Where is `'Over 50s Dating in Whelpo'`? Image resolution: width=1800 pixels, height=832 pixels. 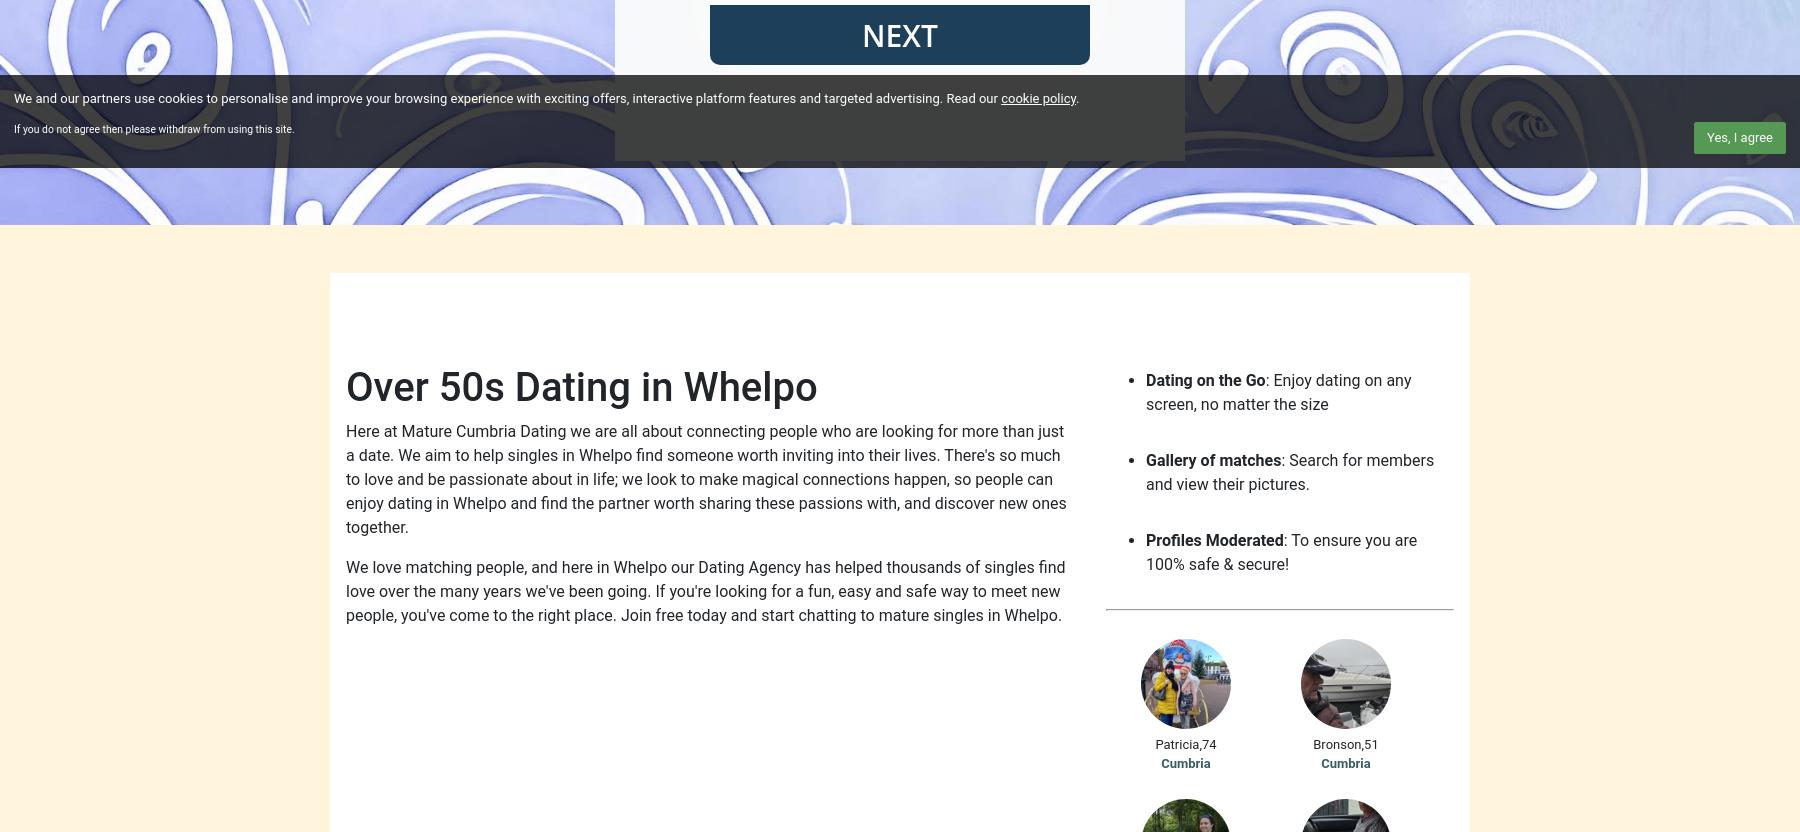
'Over 50s Dating in Whelpo' is located at coordinates (345, 386).